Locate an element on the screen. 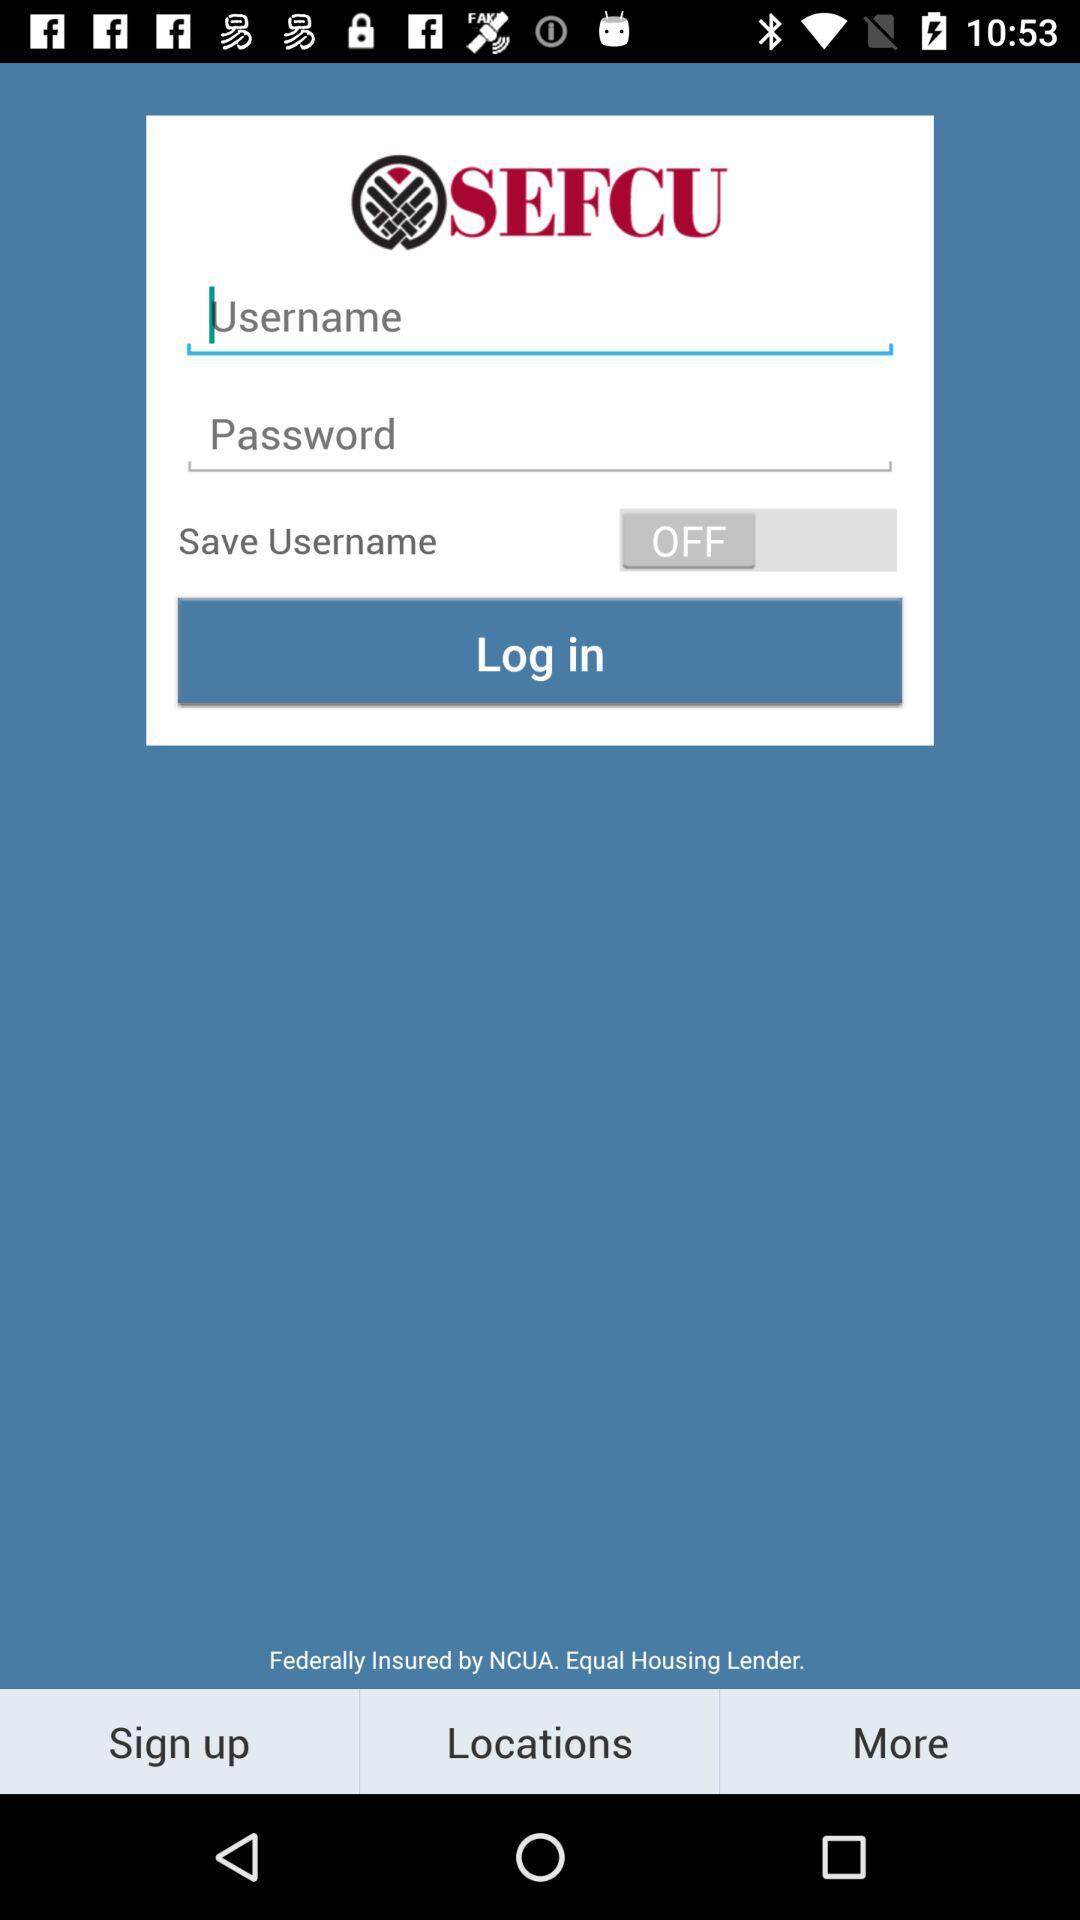  the item above log in icon is located at coordinates (758, 539).